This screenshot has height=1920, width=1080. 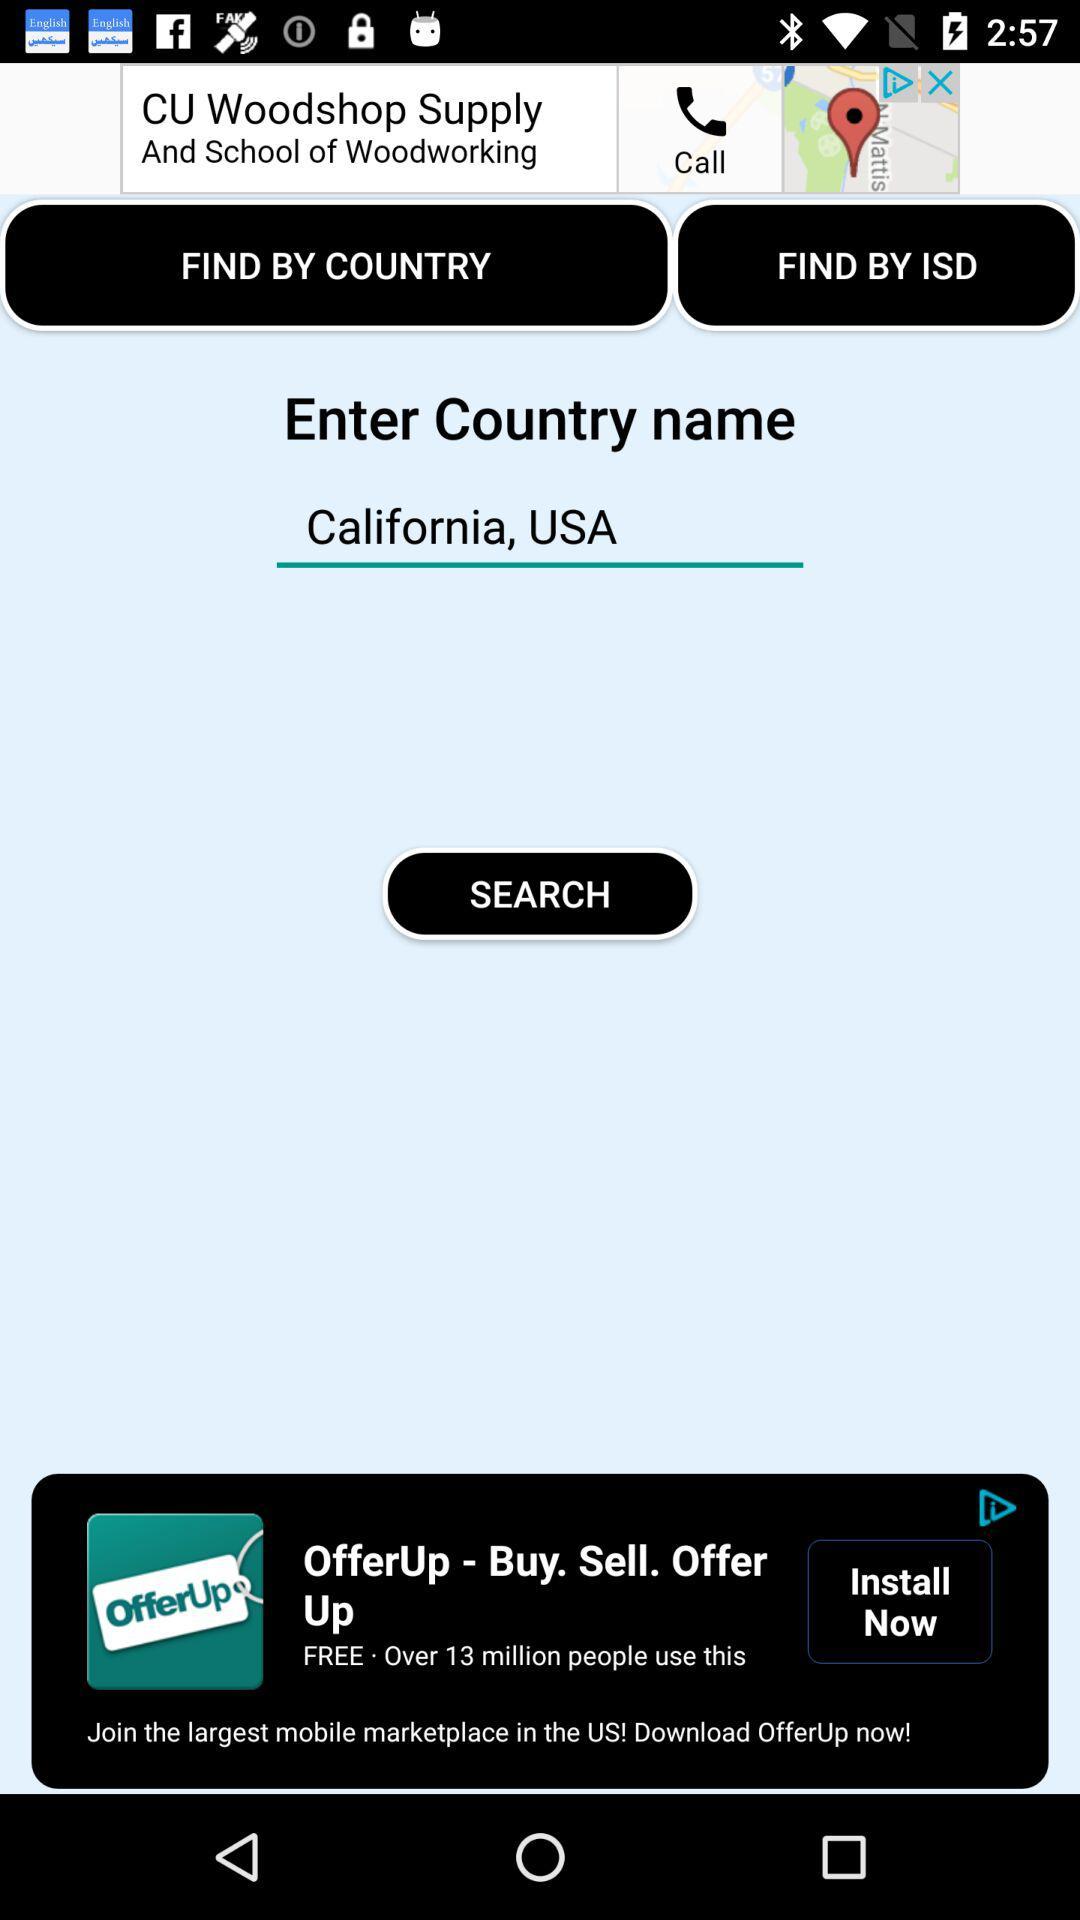 What do you see at coordinates (174, 1601) in the screenshot?
I see `launch advertisement` at bounding box center [174, 1601].